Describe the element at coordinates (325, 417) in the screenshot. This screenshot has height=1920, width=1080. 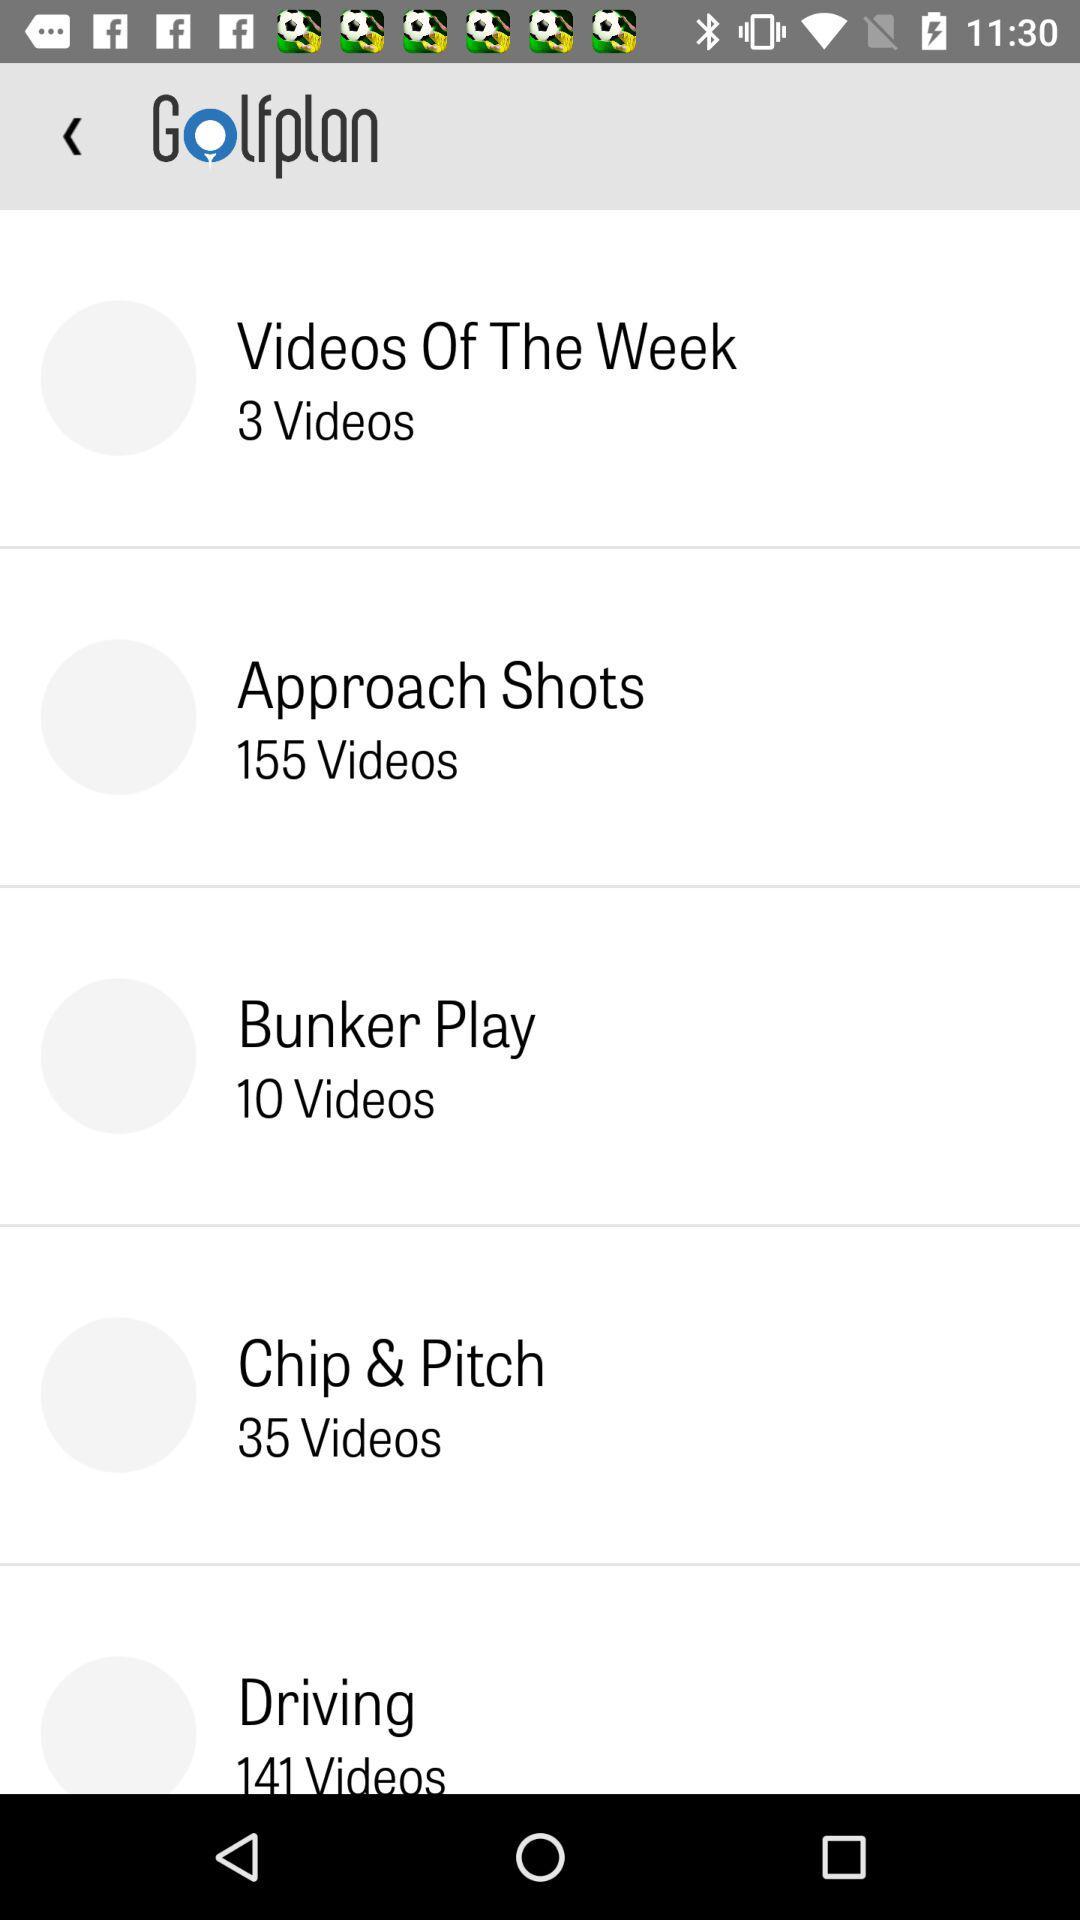
I see `icon above approach shots item` at that location.